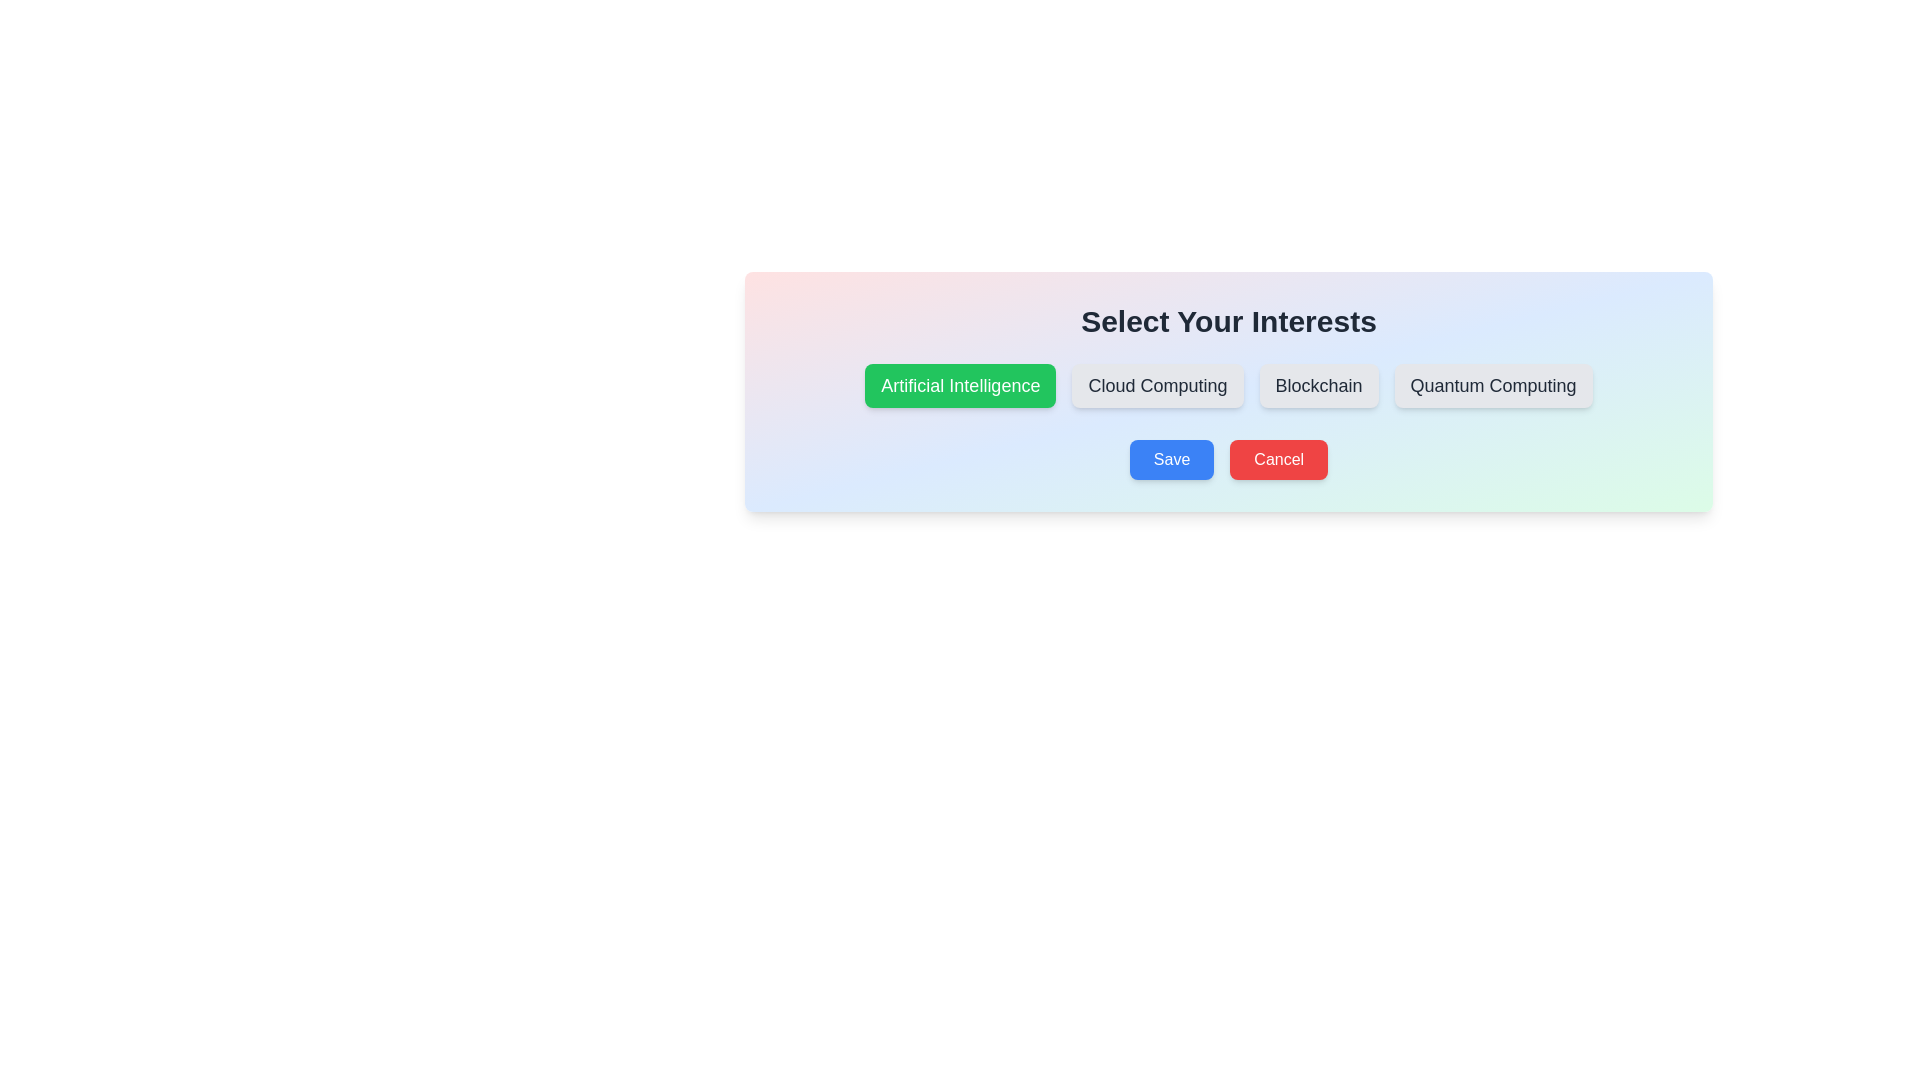 This screenshot has height=1080, width=1920. What do you see at coordinates (1171, 459) in the screenshot?
I see `the 'Save' button to confirm the selections` at bounding box center [1171, 459].